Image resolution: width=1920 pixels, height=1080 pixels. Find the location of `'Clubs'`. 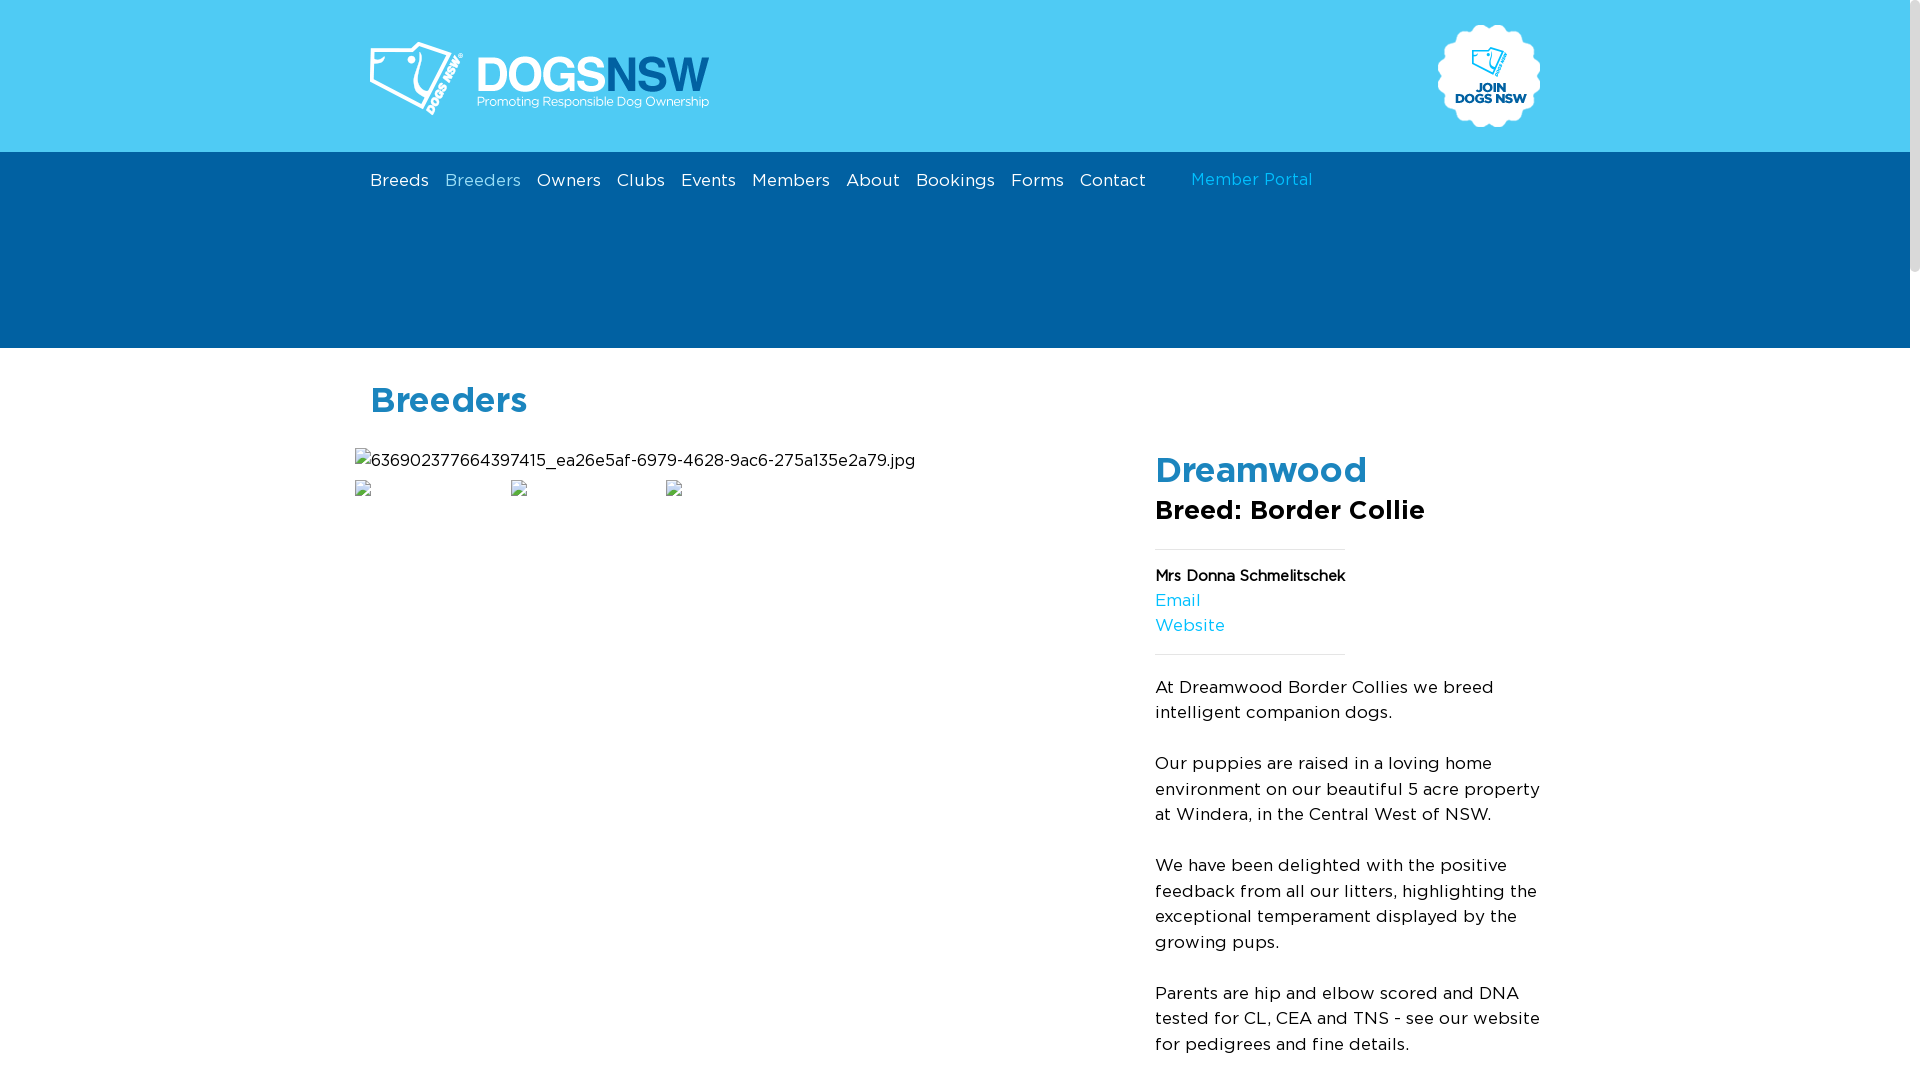

'Clubs' is located at coordinates (648, 181).